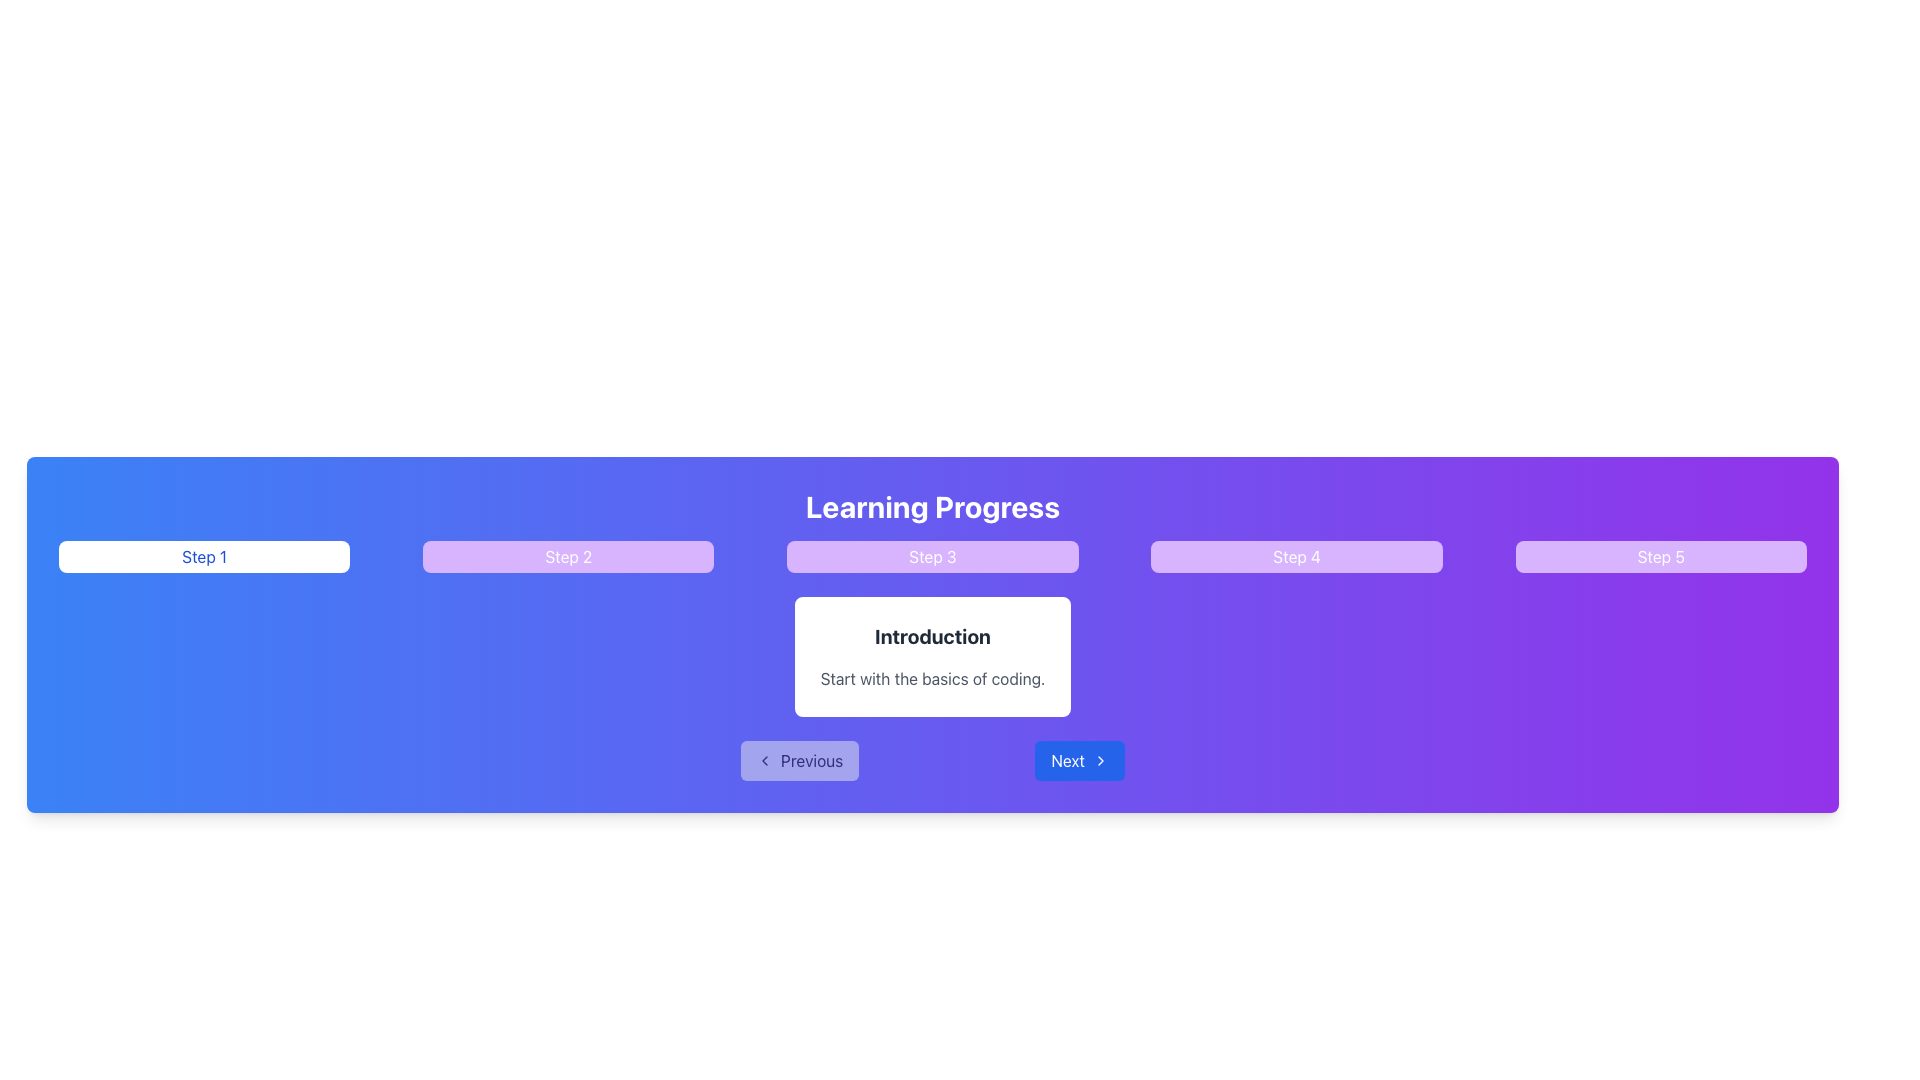  Describe the element at coordinates (931, 636) in the screenshot. I see `the 'Introduction' text label displayed in a large, bold font within a white rounded rectangular card on a gradient background` at that location.